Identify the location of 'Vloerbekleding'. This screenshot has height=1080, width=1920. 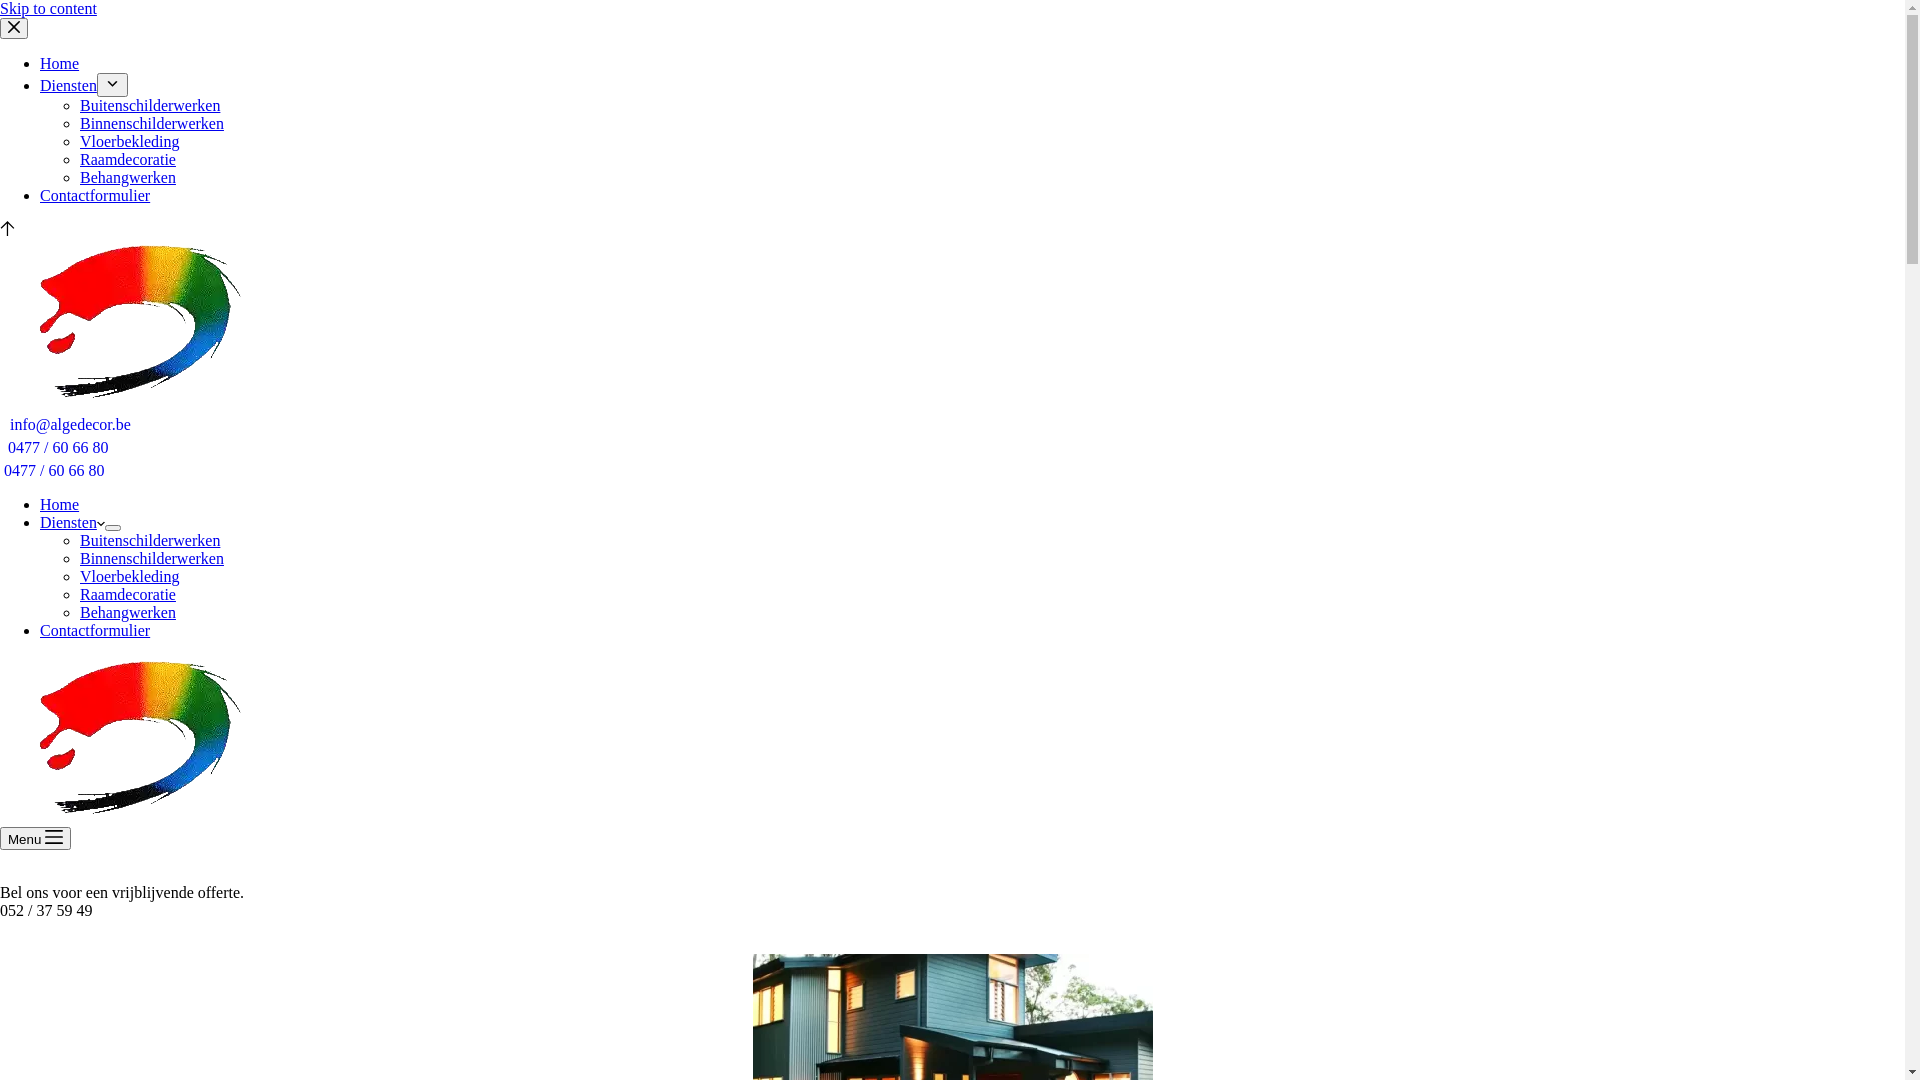
(128, 576).